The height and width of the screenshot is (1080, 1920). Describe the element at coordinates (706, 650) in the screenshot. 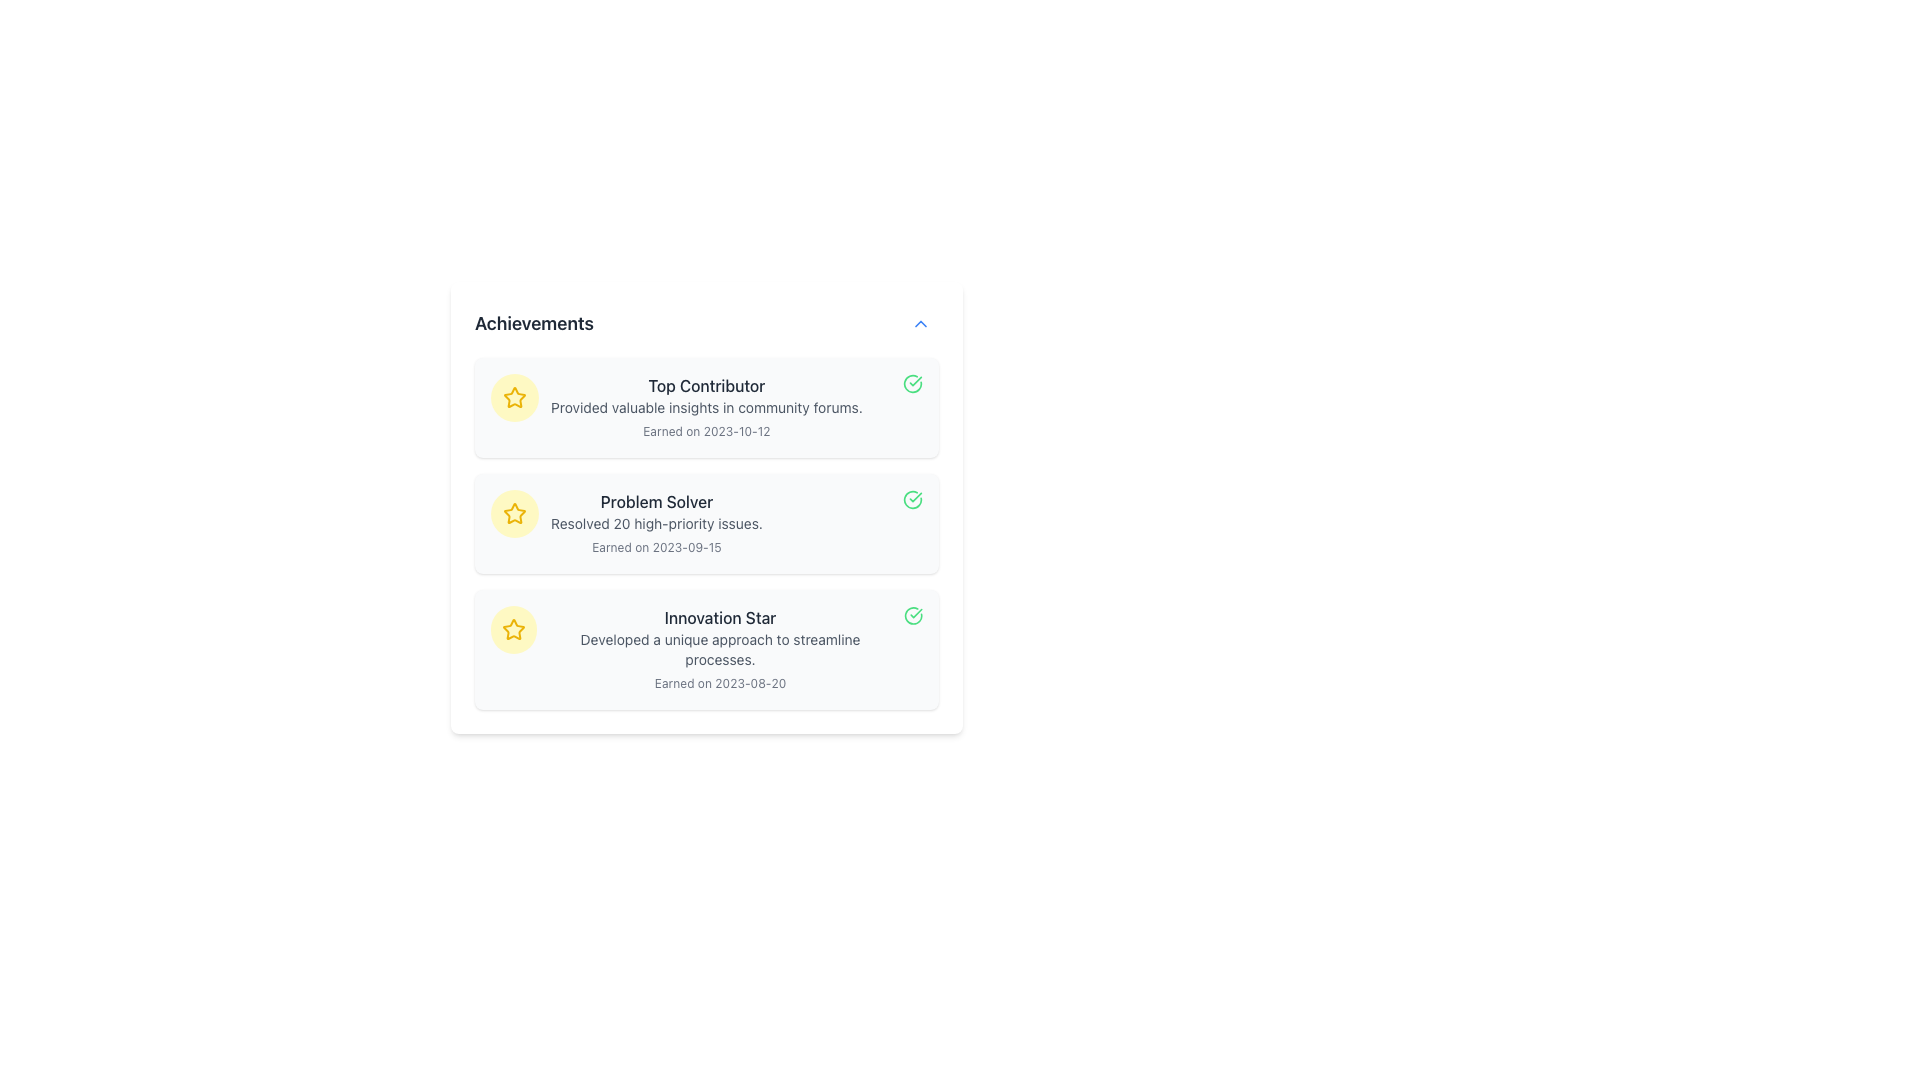

I see `the 'Innovation Star' informational card, which is the last item in the vertical list of achievement cards with a light gray background and rounded corners` at that location.